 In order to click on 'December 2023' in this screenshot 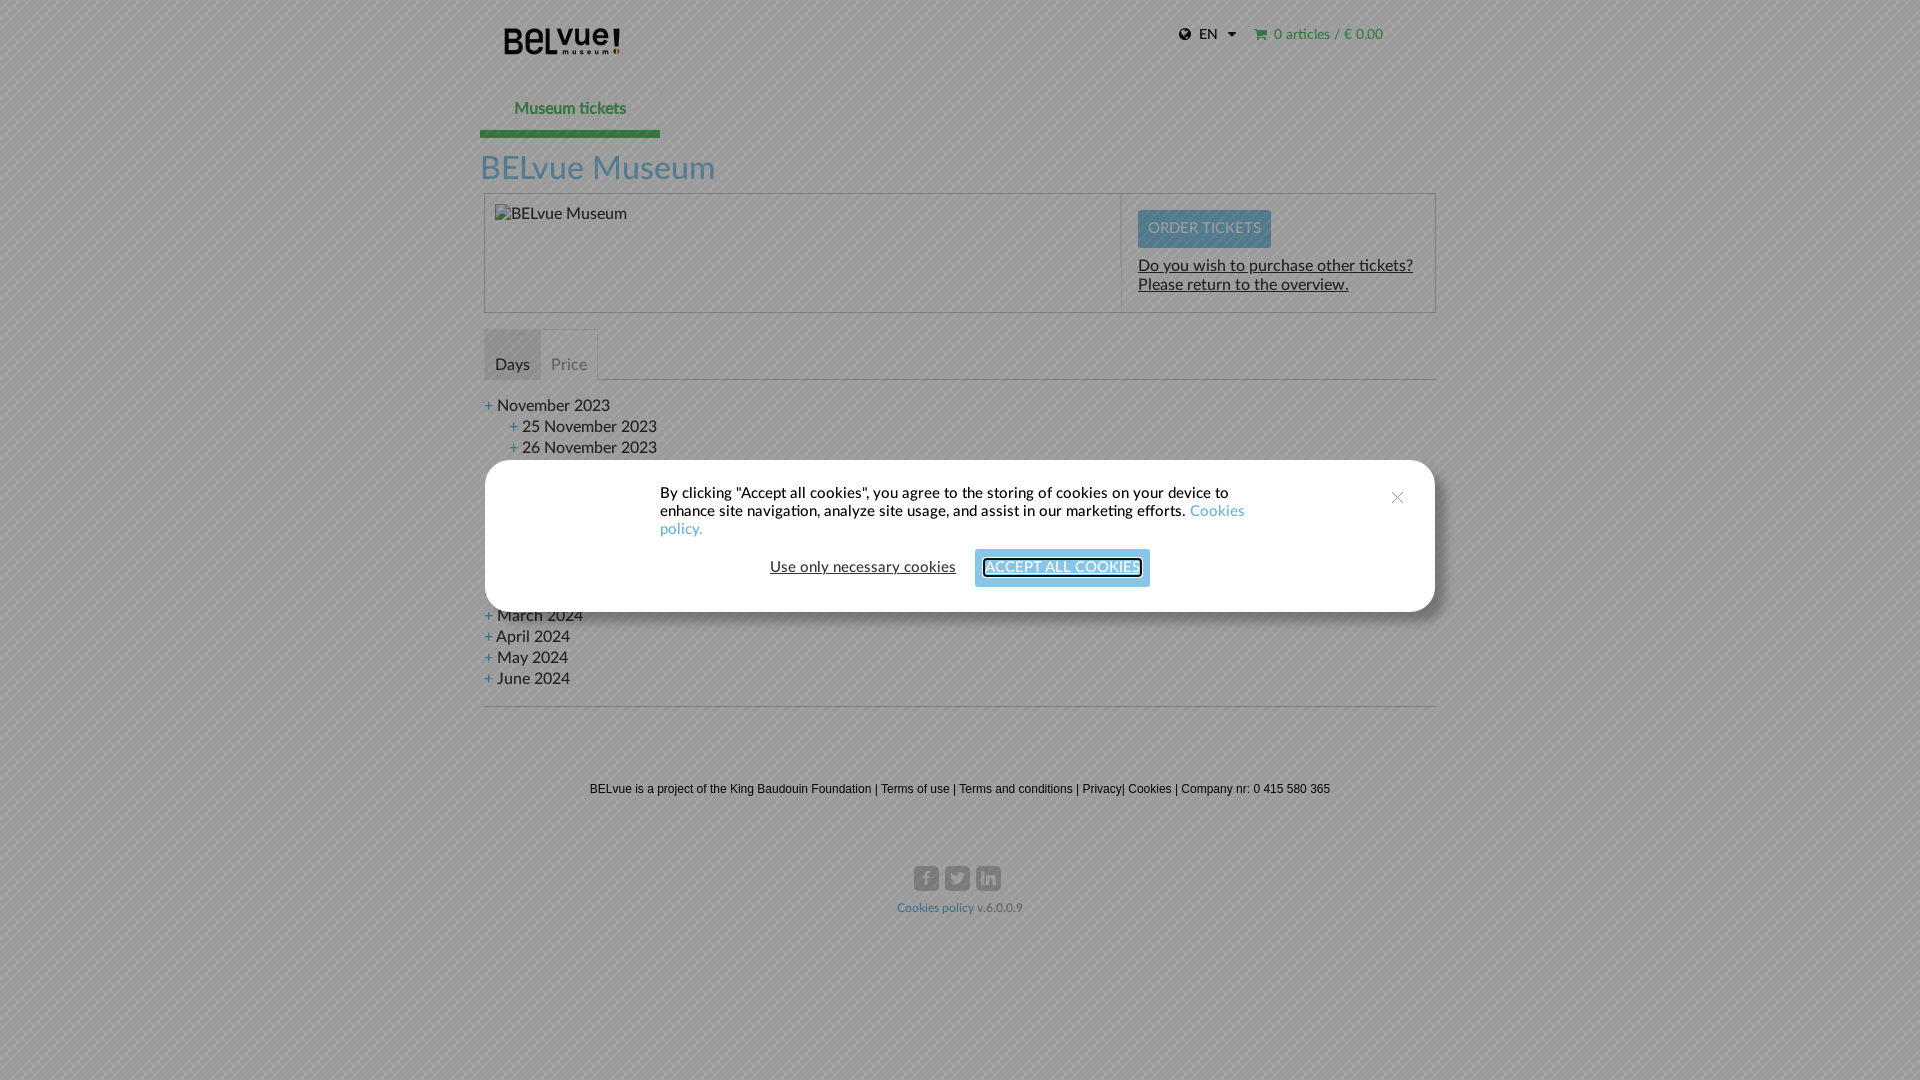, I will do `click(552, 552)`.